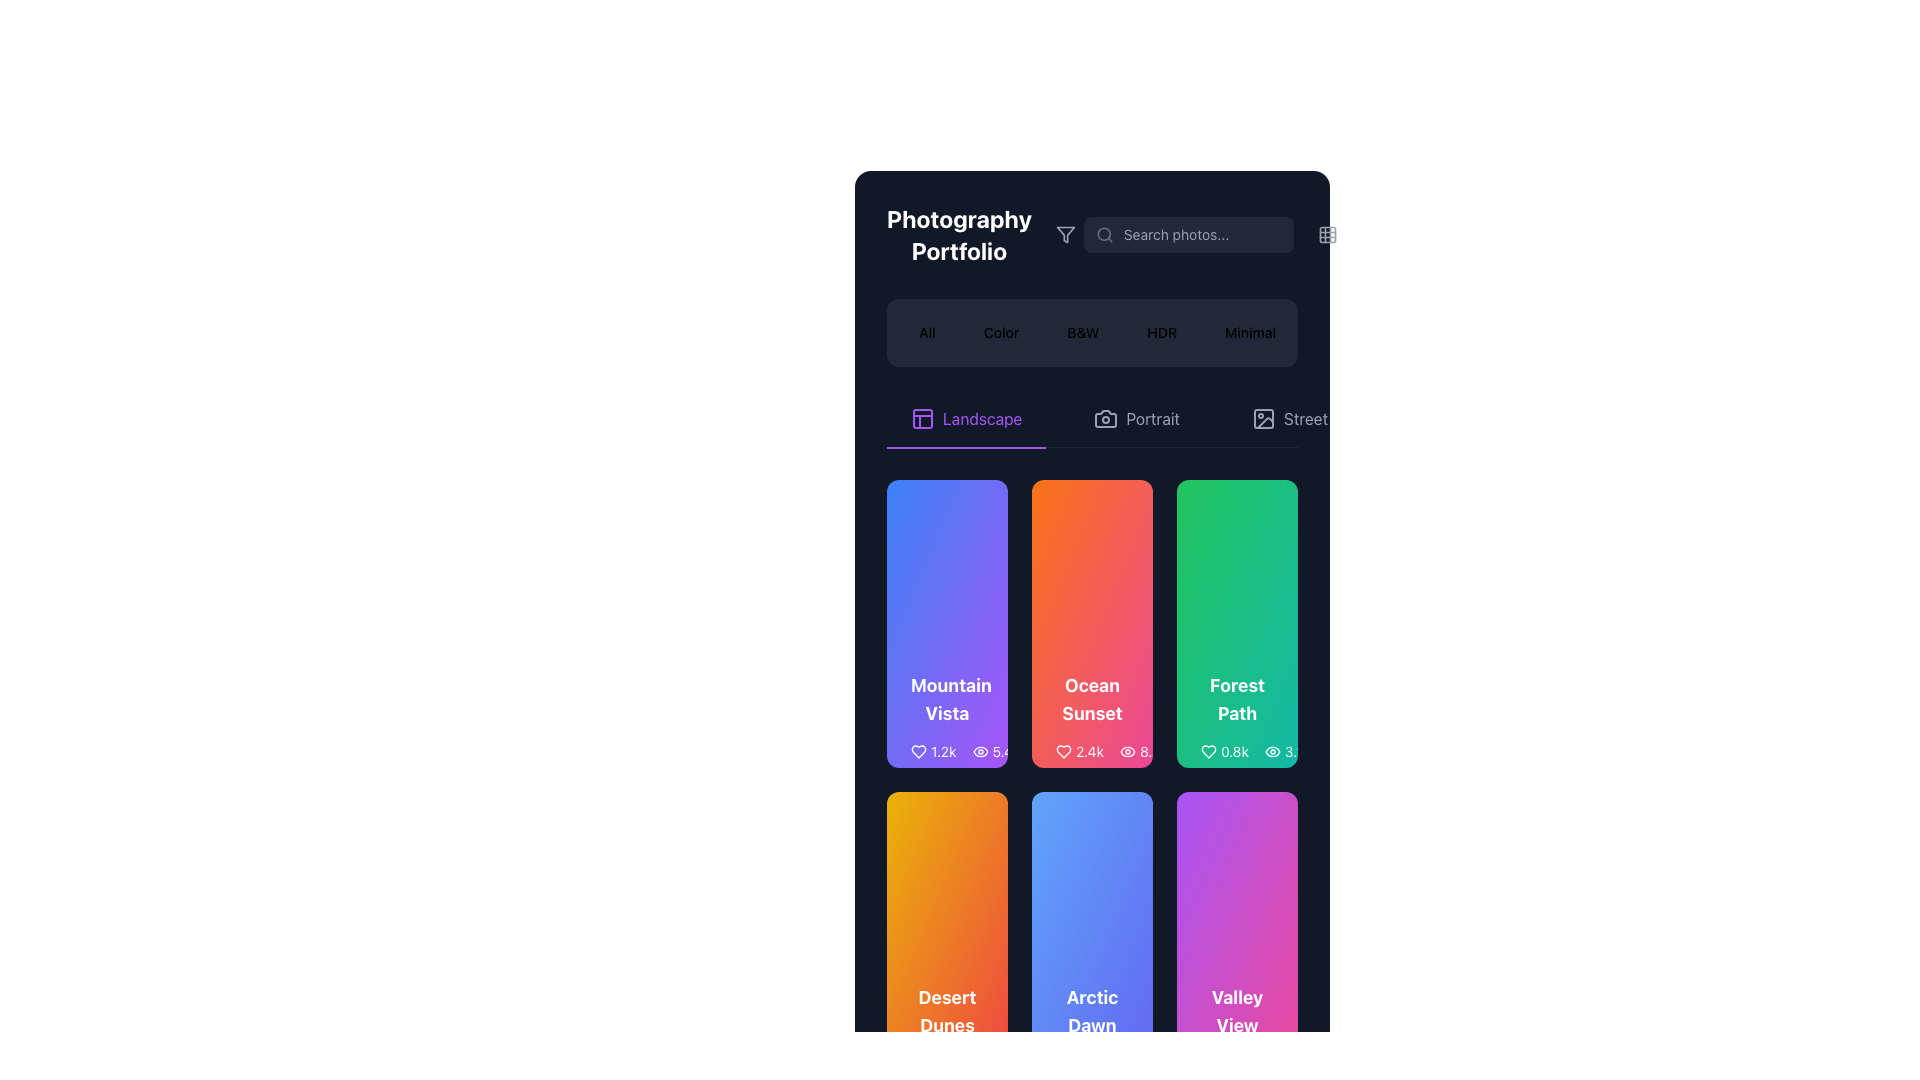 The width and height of the screenshot is (1920, 1080). I want to click on the 'Landscape' tab in the Category Selector, so click(1091, 418).